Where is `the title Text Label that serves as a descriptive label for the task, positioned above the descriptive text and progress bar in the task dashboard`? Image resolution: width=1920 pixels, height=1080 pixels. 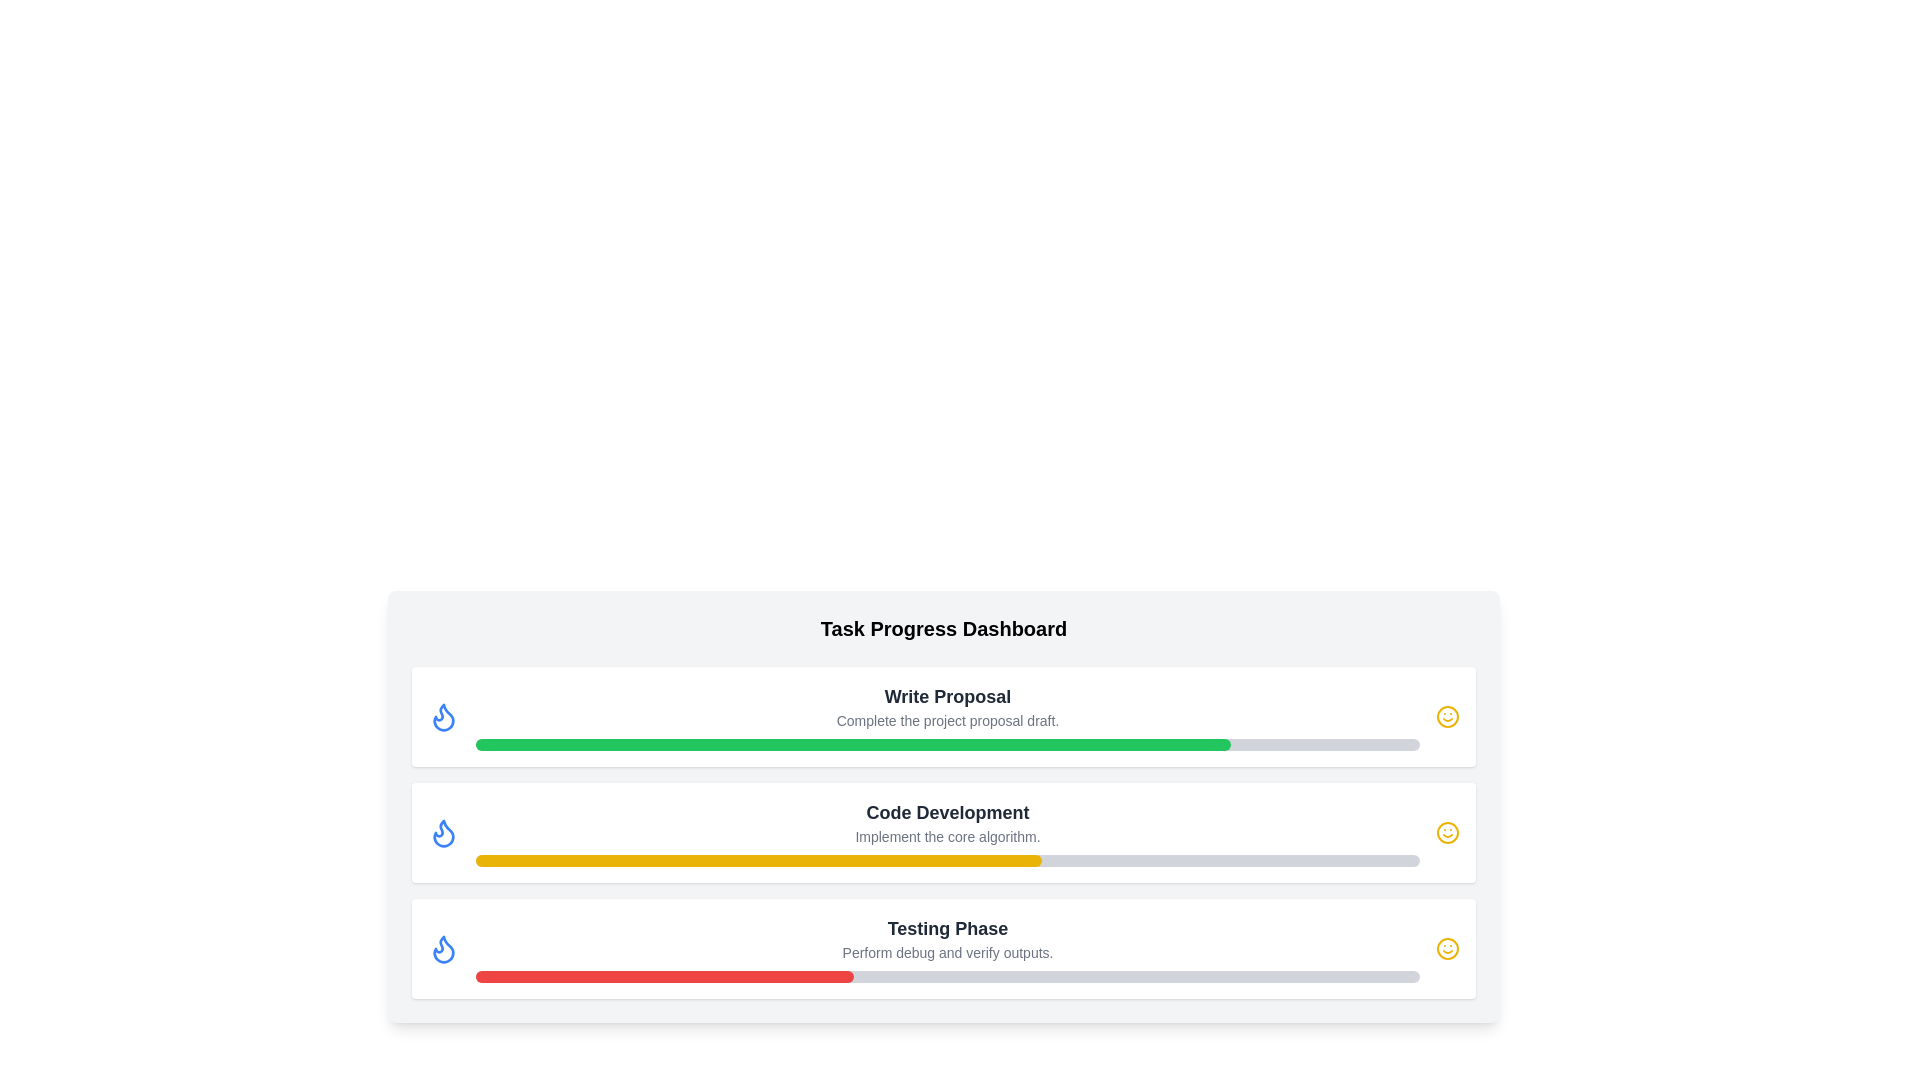
the title Text Label that serves as a descriptive label for the task, positioned above the descriptive text and progress bar in the task dashboard is located at coordinates (947, 813).